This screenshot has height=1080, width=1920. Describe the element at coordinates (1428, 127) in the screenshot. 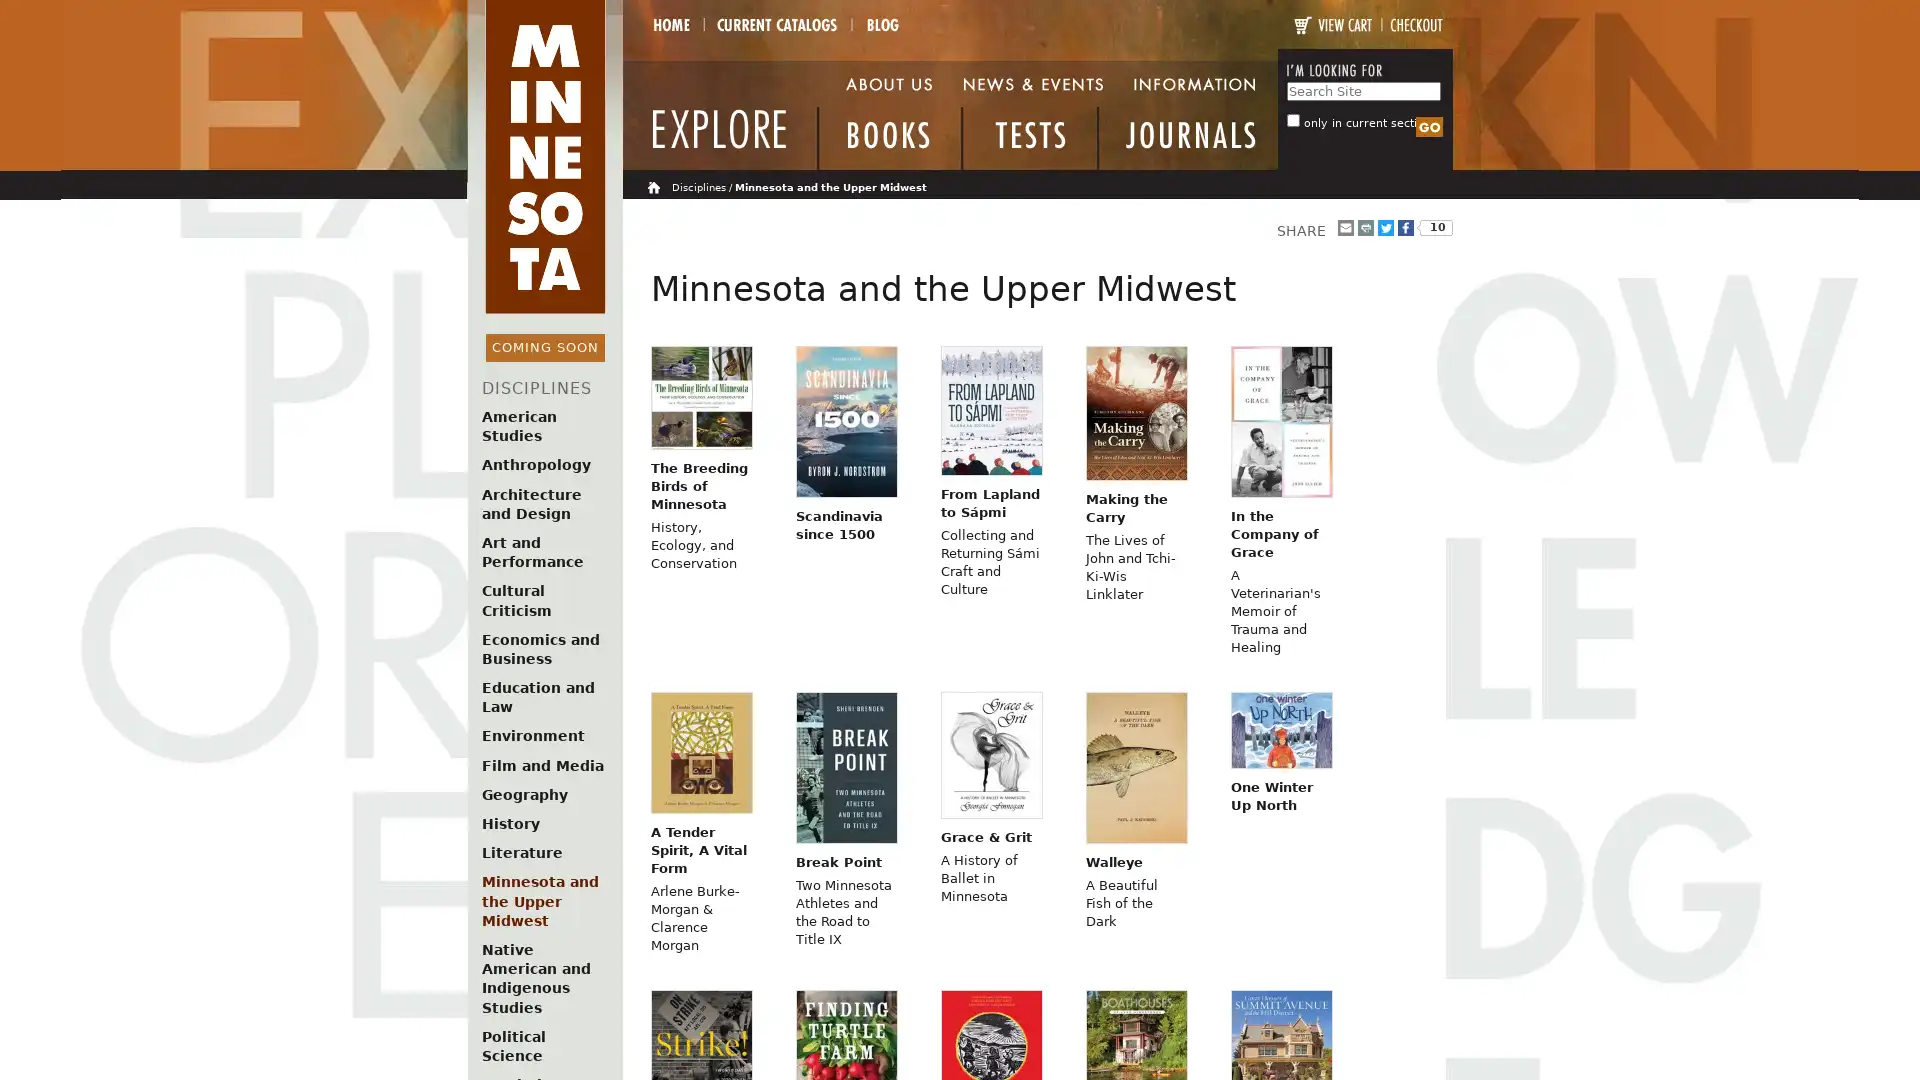

I see `Search` at that location.